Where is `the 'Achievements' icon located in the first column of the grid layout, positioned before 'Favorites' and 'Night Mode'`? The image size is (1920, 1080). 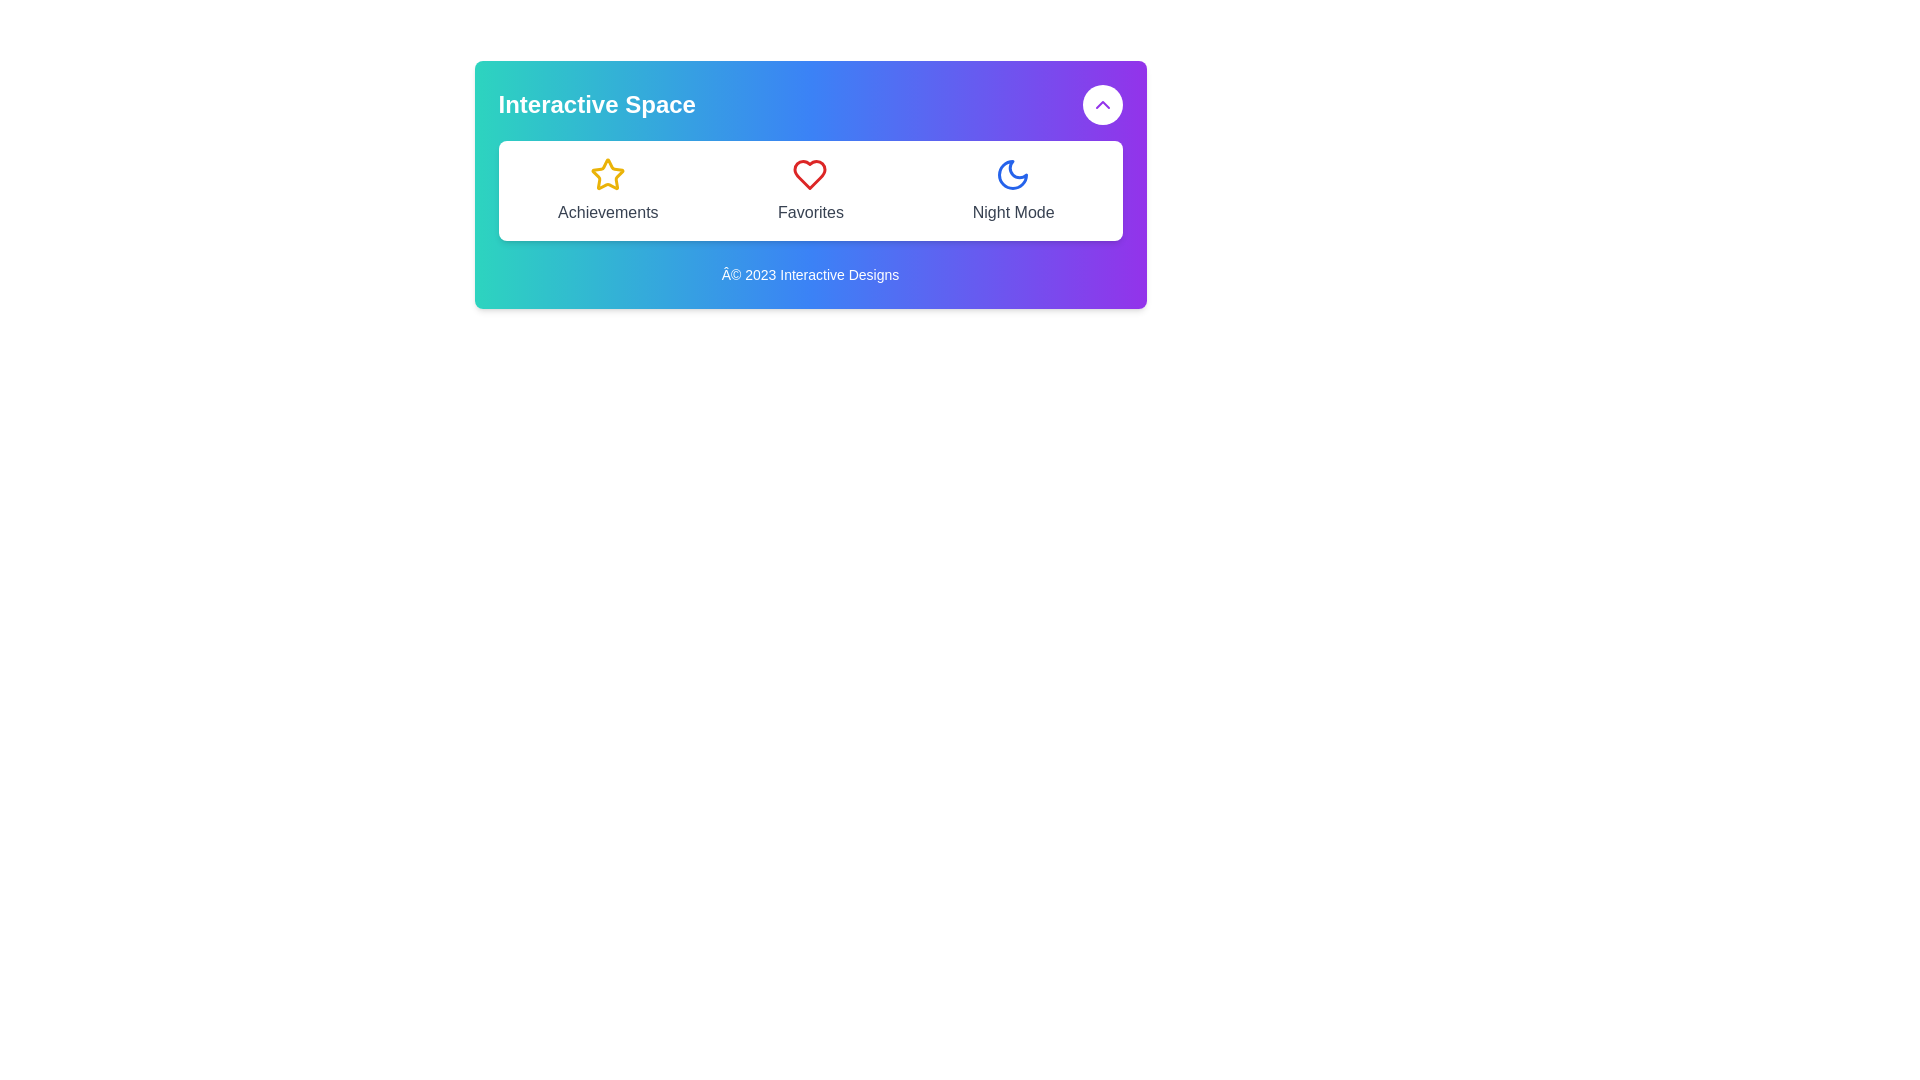
the 'Achievements' icon located in the first column of the grid layout, positioned before 'Favorites' and 'Night Mode' is located at coordinates (606, 191).